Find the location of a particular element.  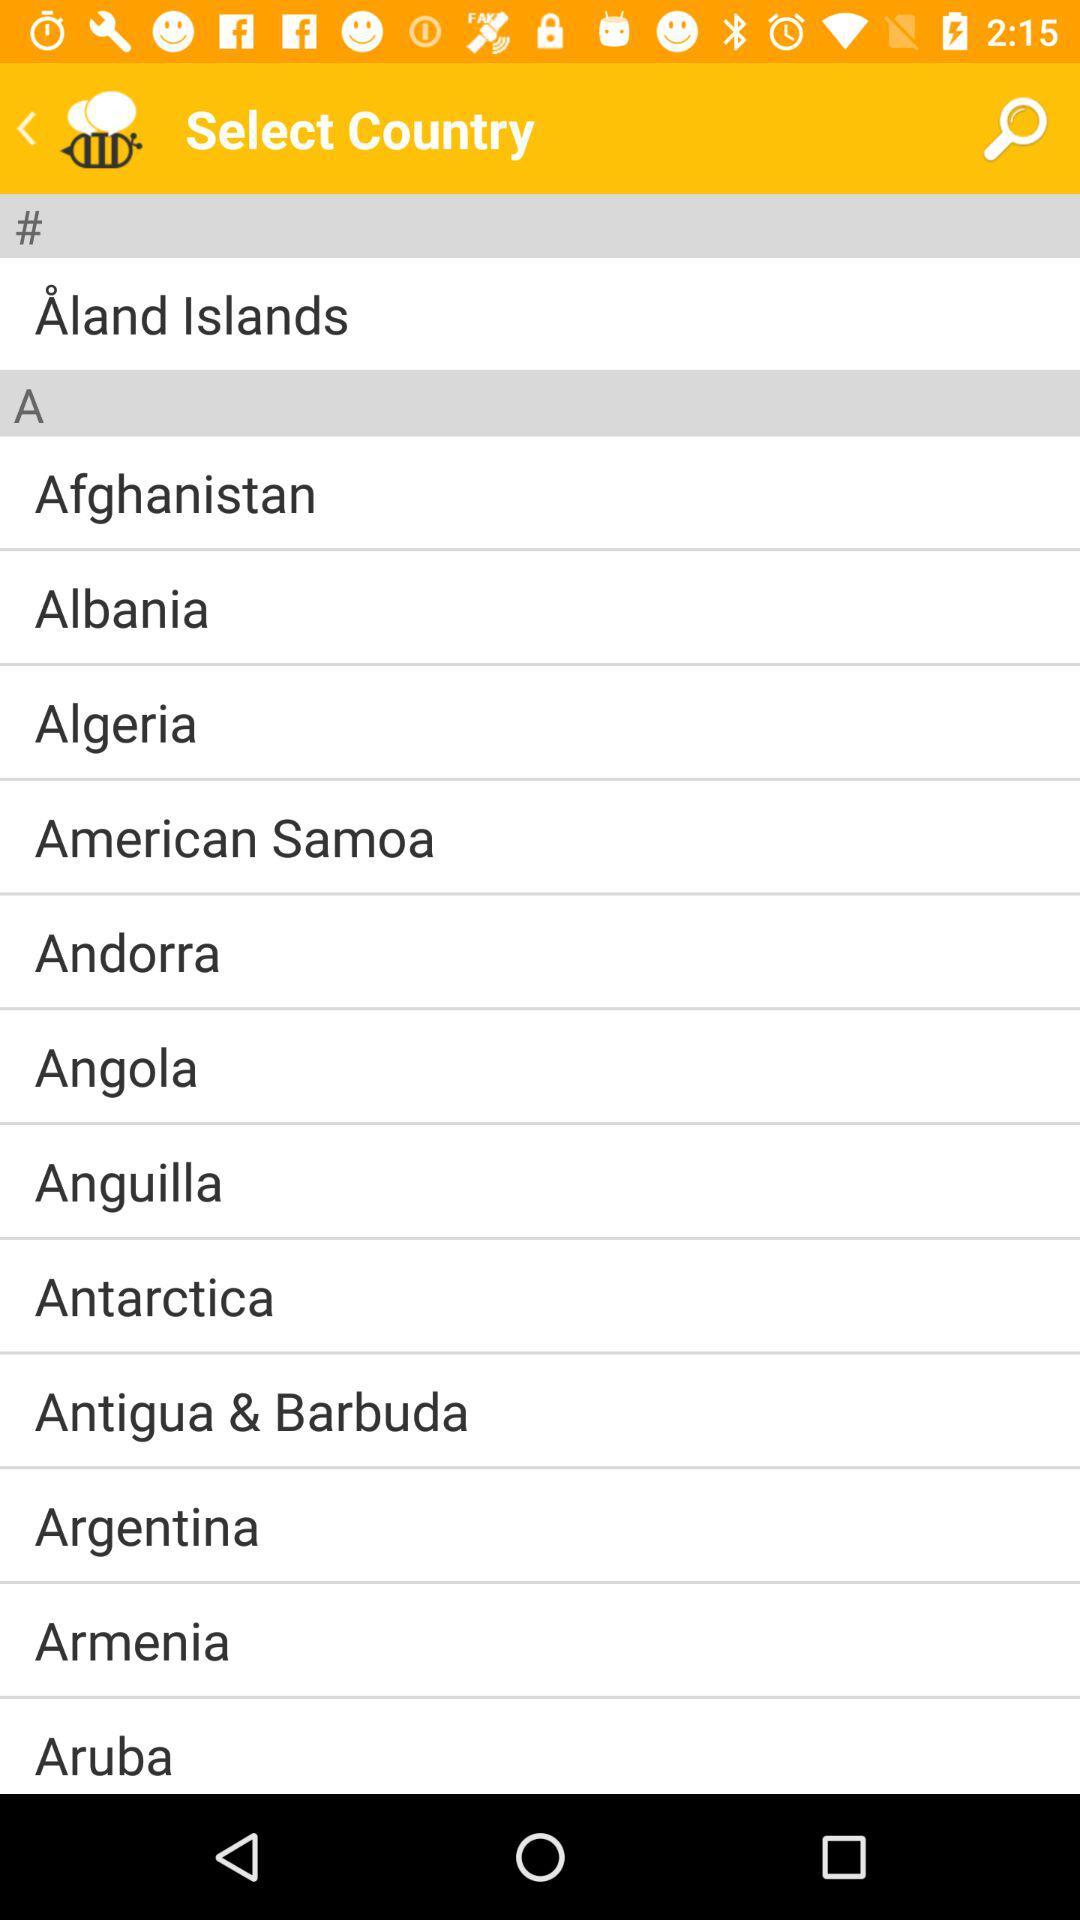

the algeria icon is located at coordinates (116, 720).